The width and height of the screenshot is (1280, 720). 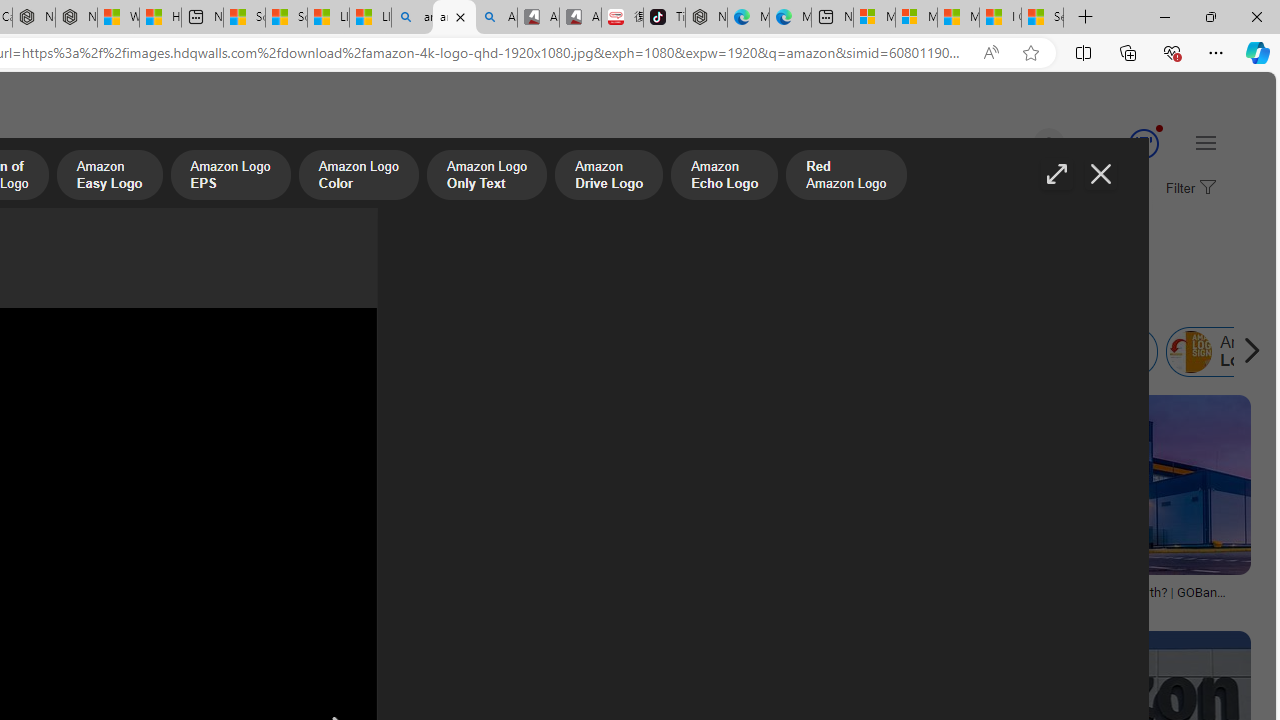 I want to click on 'Class: medal-circled', so click(x=1143, y=143).